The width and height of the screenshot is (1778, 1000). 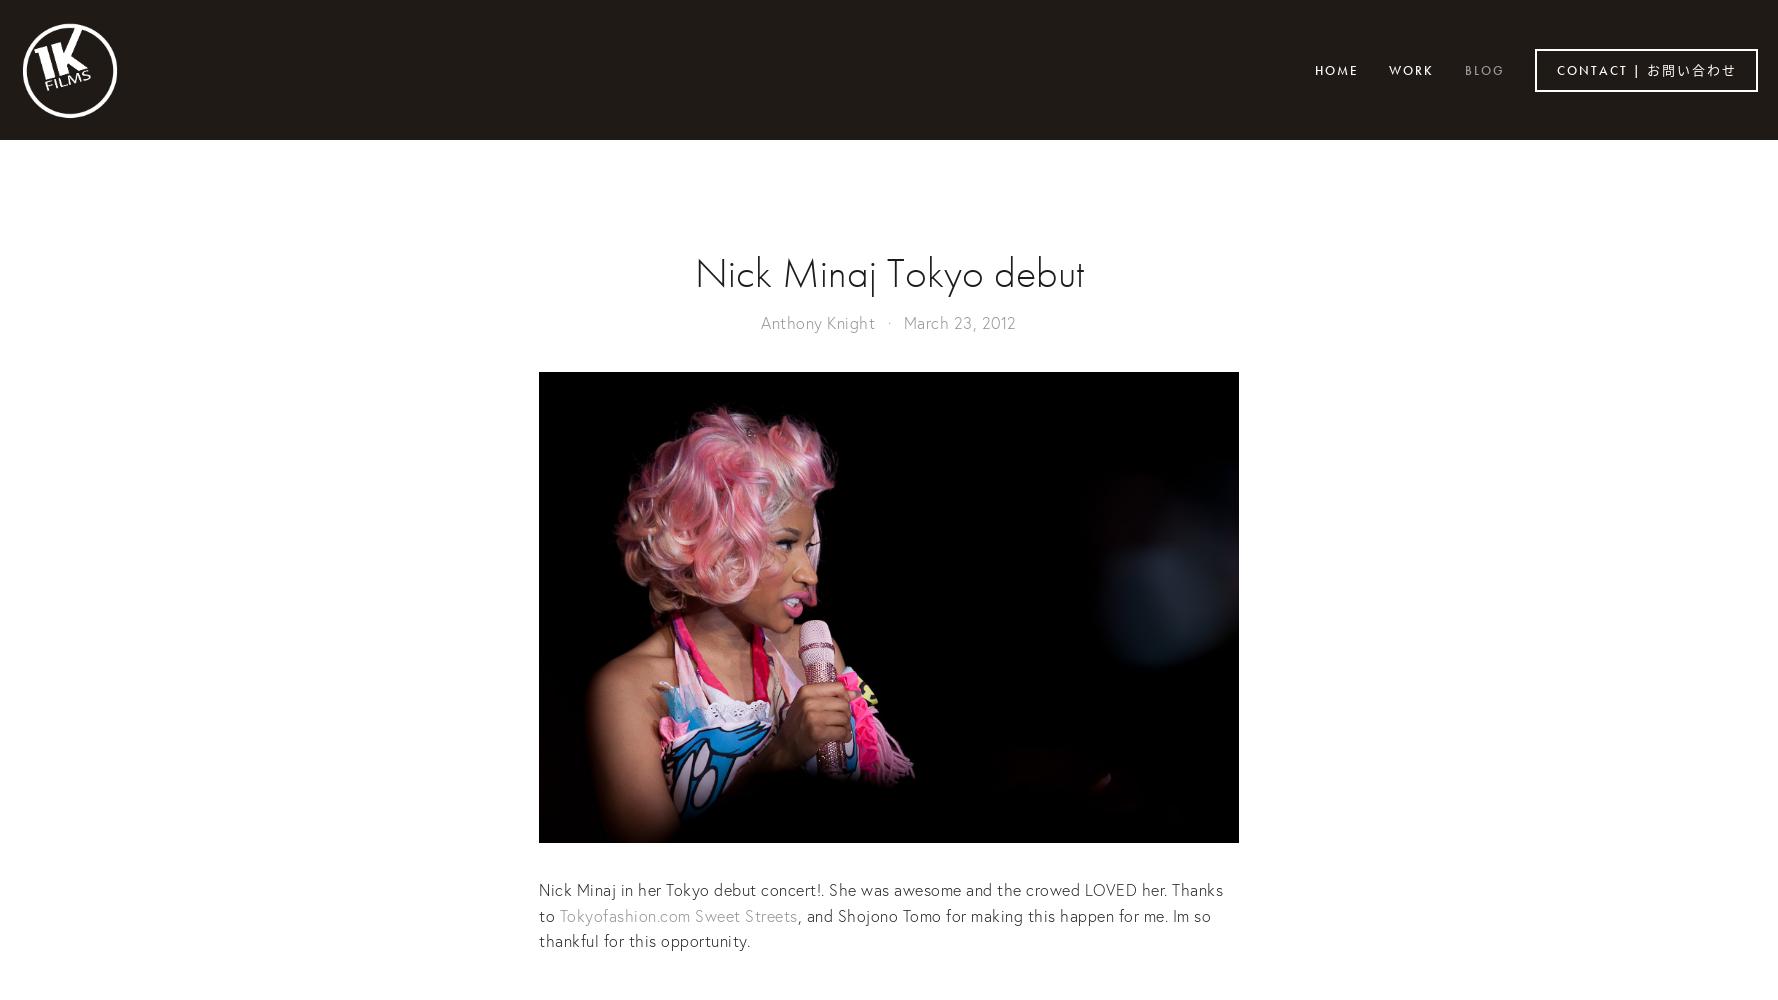 I want to click on 'Nick Minaj Tokyo debut', so click(x=693, y=273).